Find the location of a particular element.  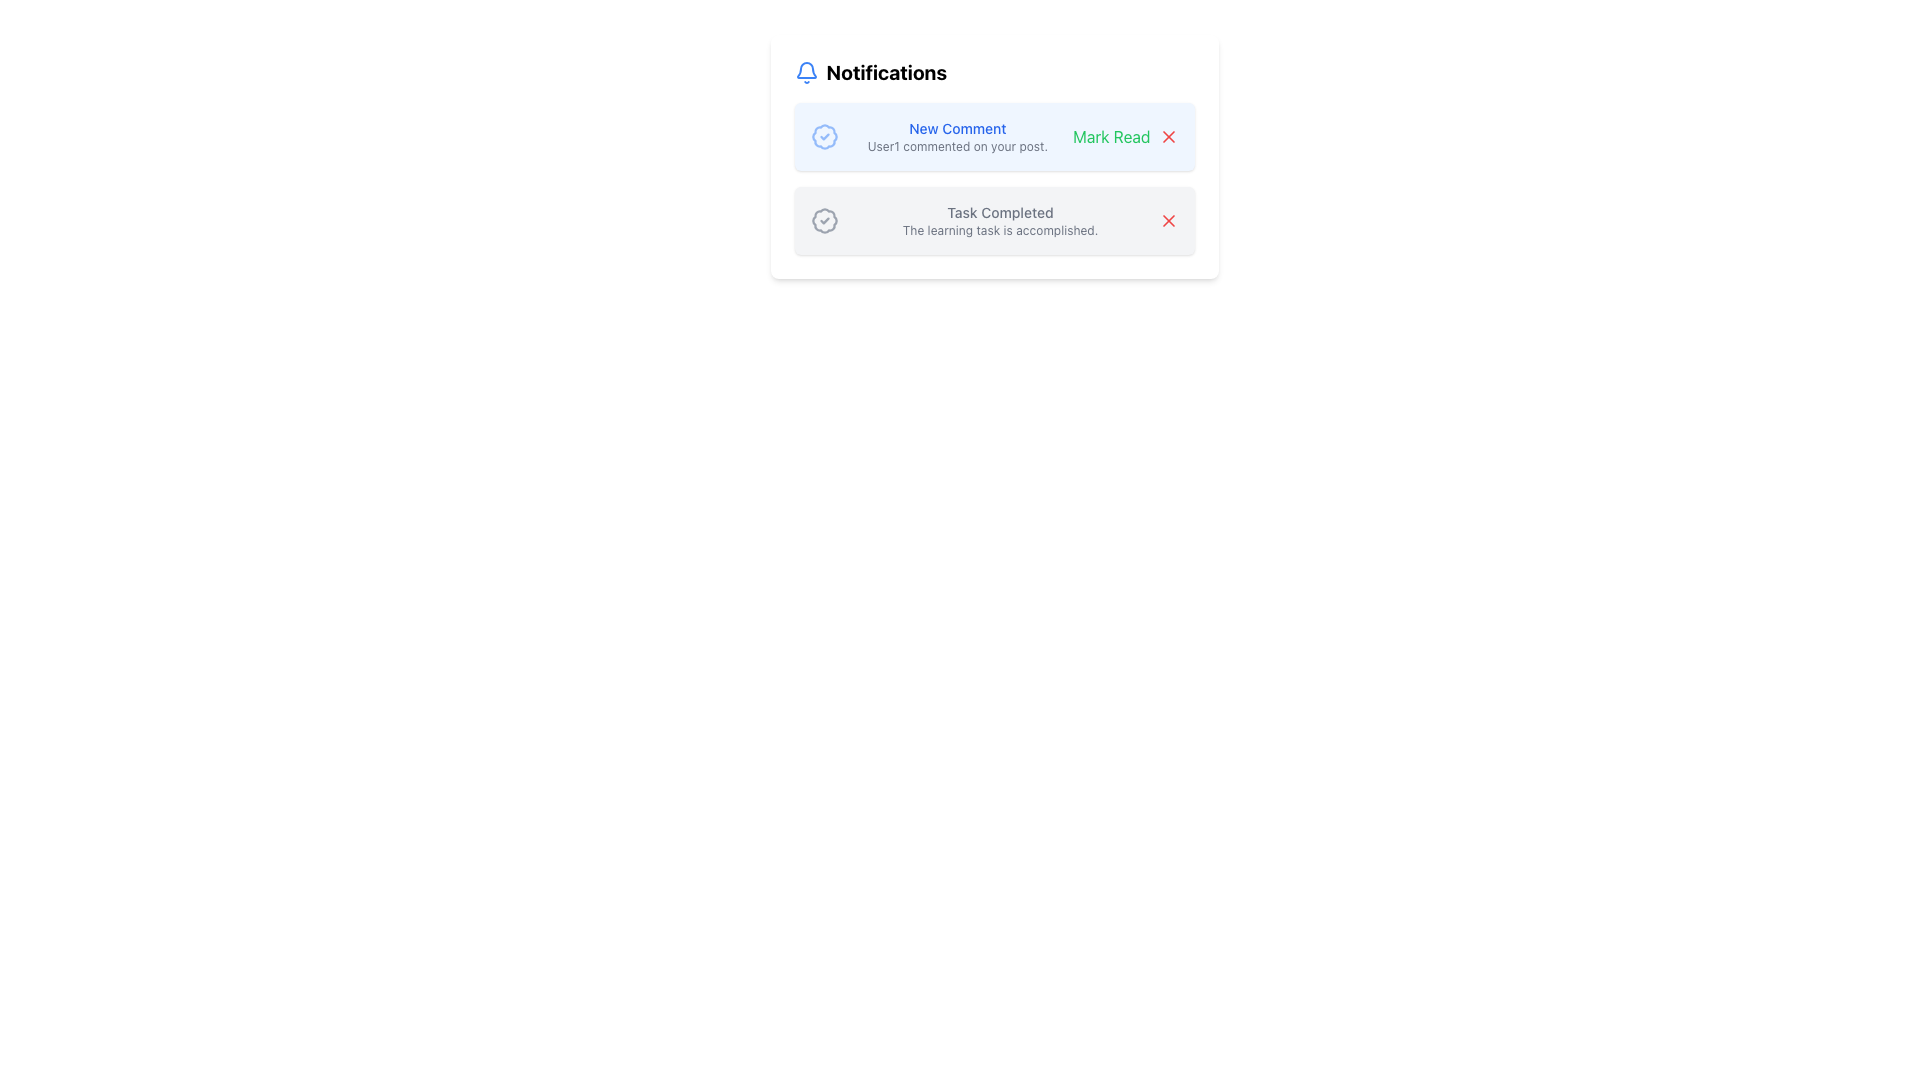

the button located to the right of the notification details in the first notification item to mark it as read is located at coordinates (1110, 136).